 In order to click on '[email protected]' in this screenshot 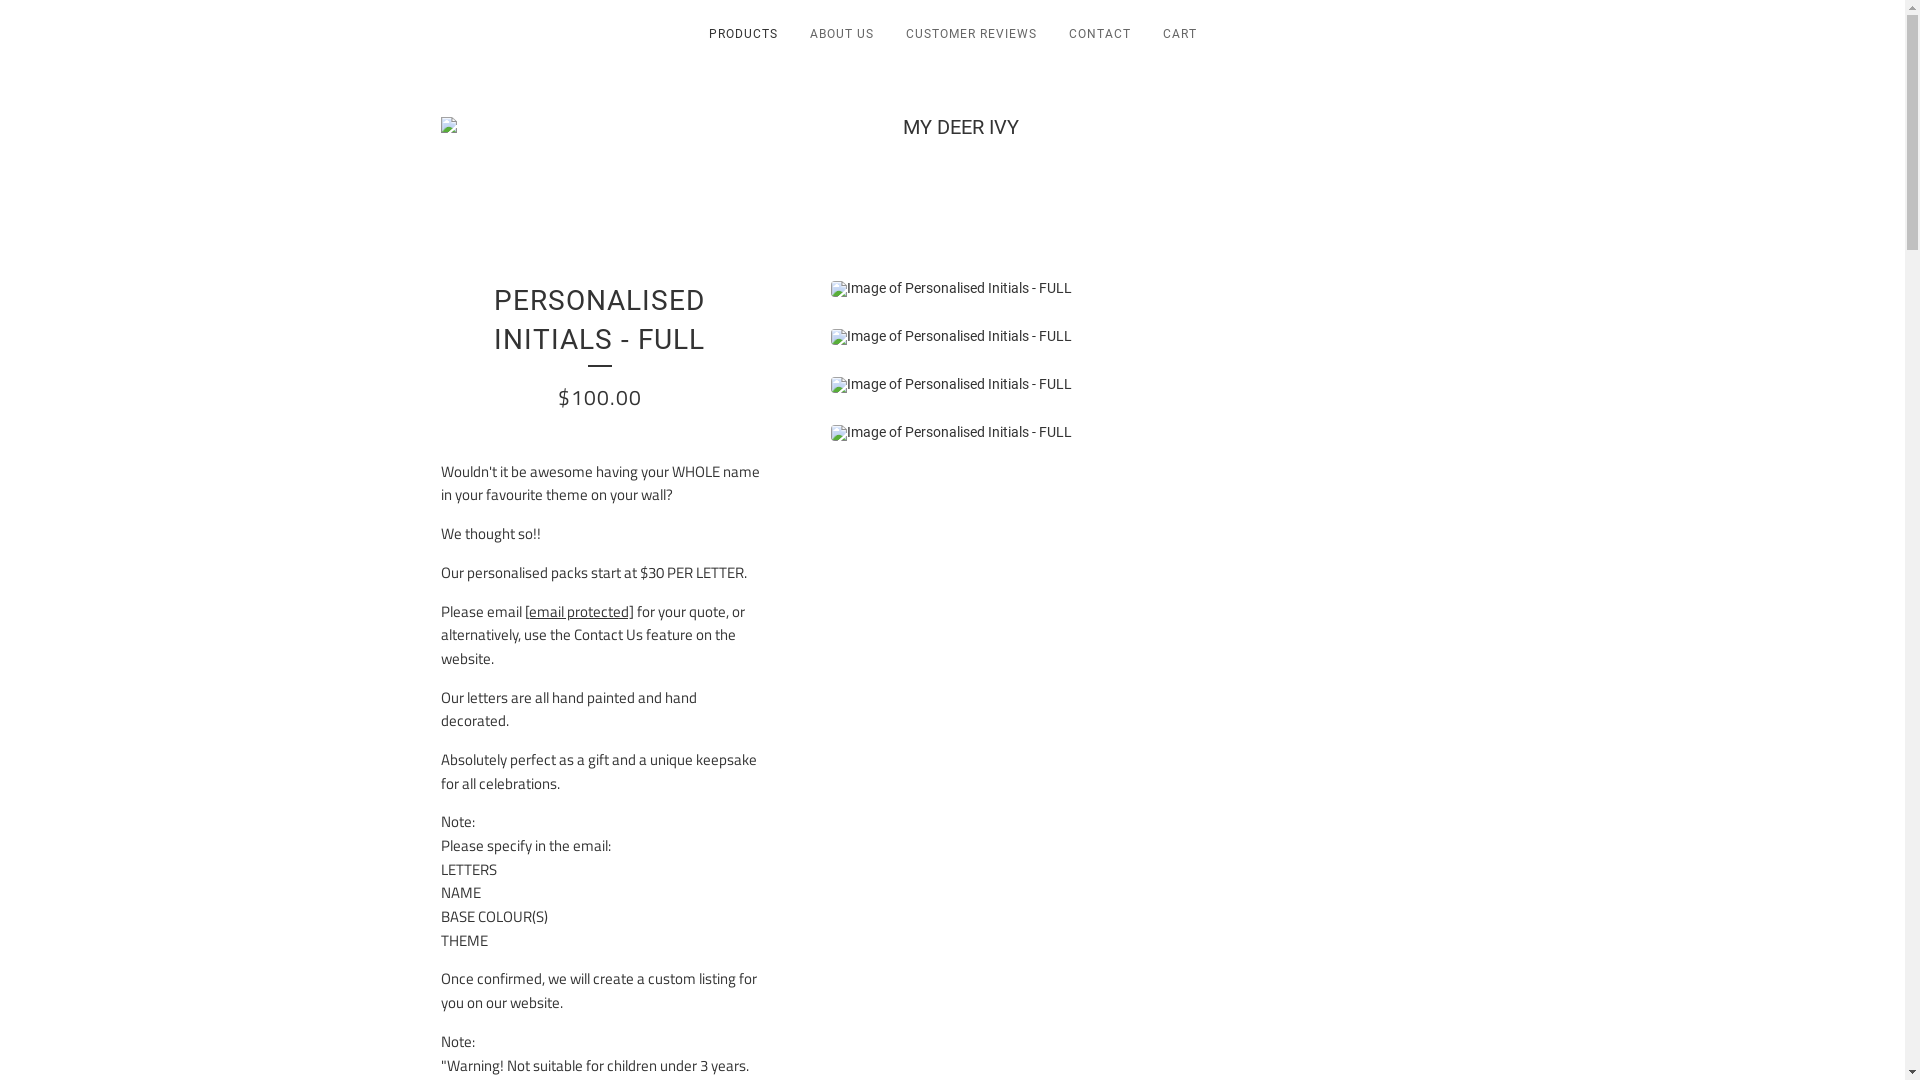, I will do `click(577, 610)`.